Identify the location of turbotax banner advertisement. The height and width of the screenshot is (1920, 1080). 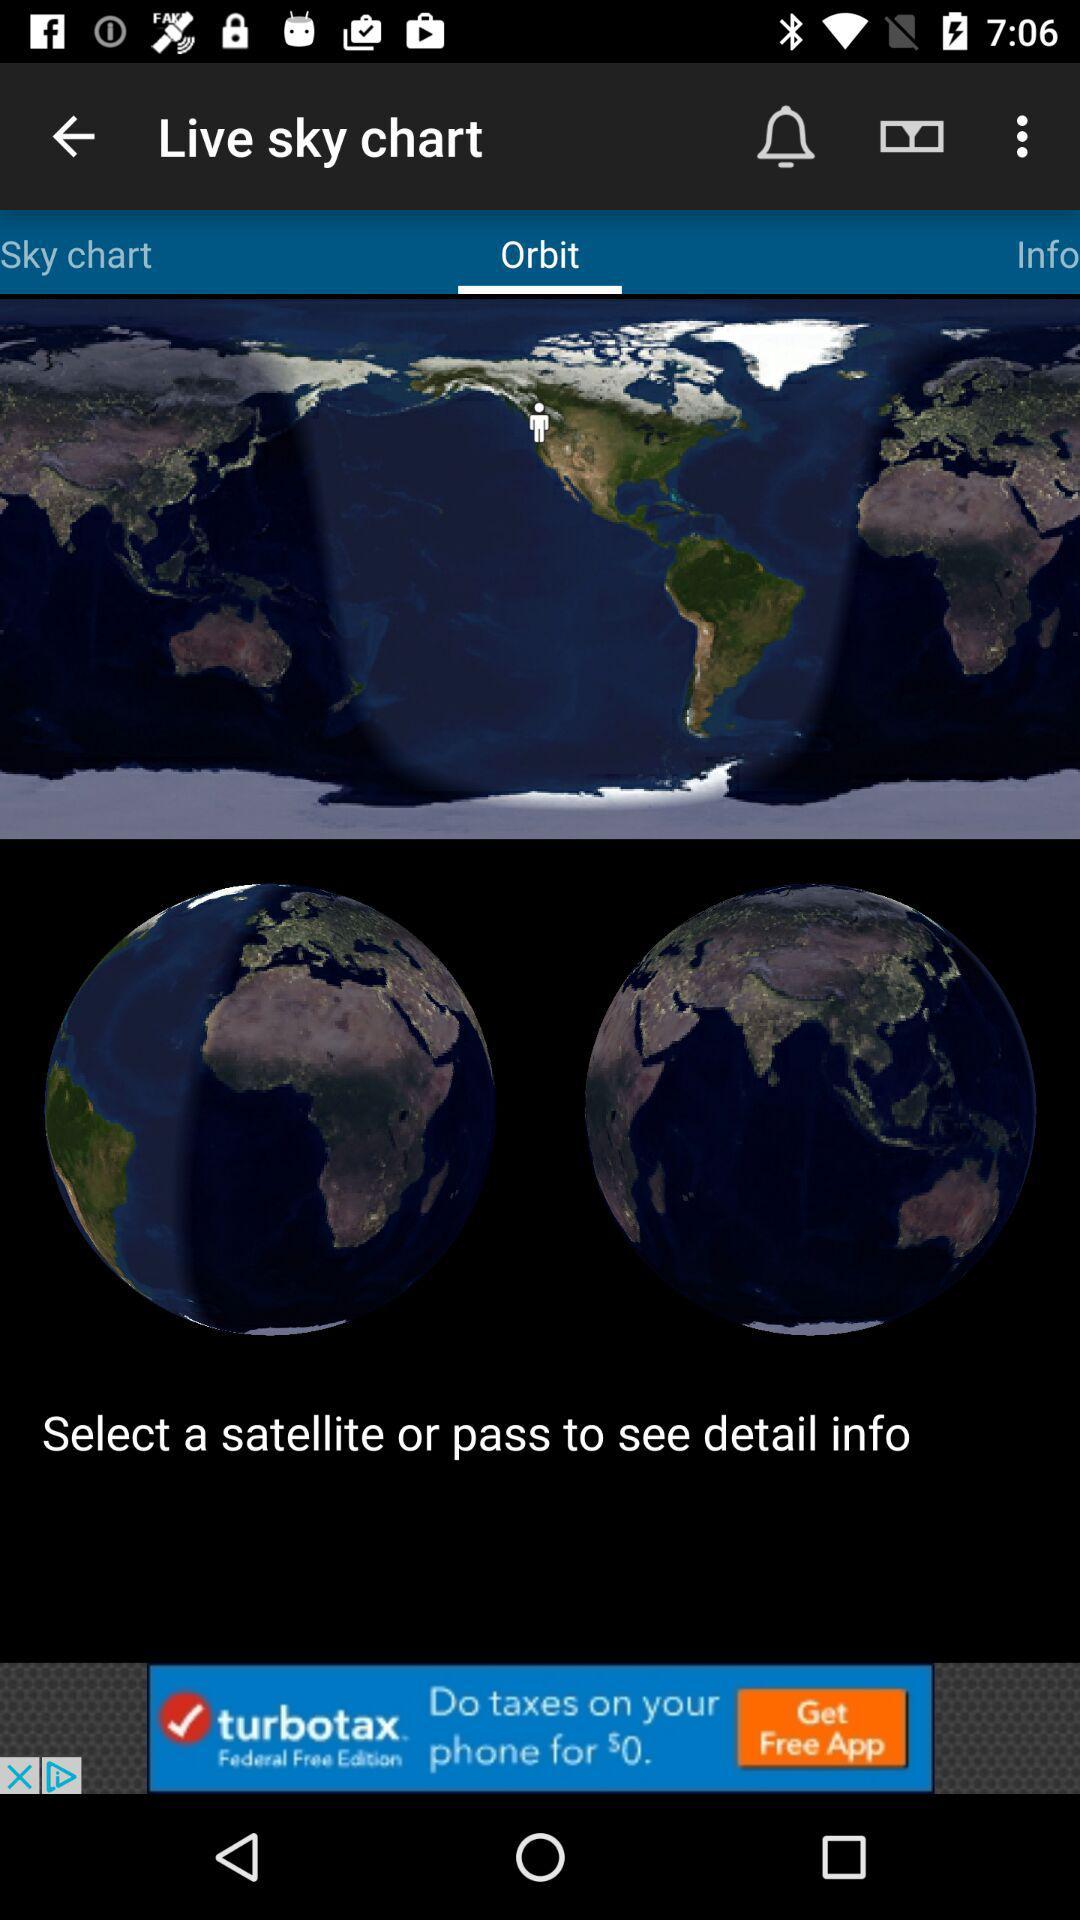
(540, 1727).